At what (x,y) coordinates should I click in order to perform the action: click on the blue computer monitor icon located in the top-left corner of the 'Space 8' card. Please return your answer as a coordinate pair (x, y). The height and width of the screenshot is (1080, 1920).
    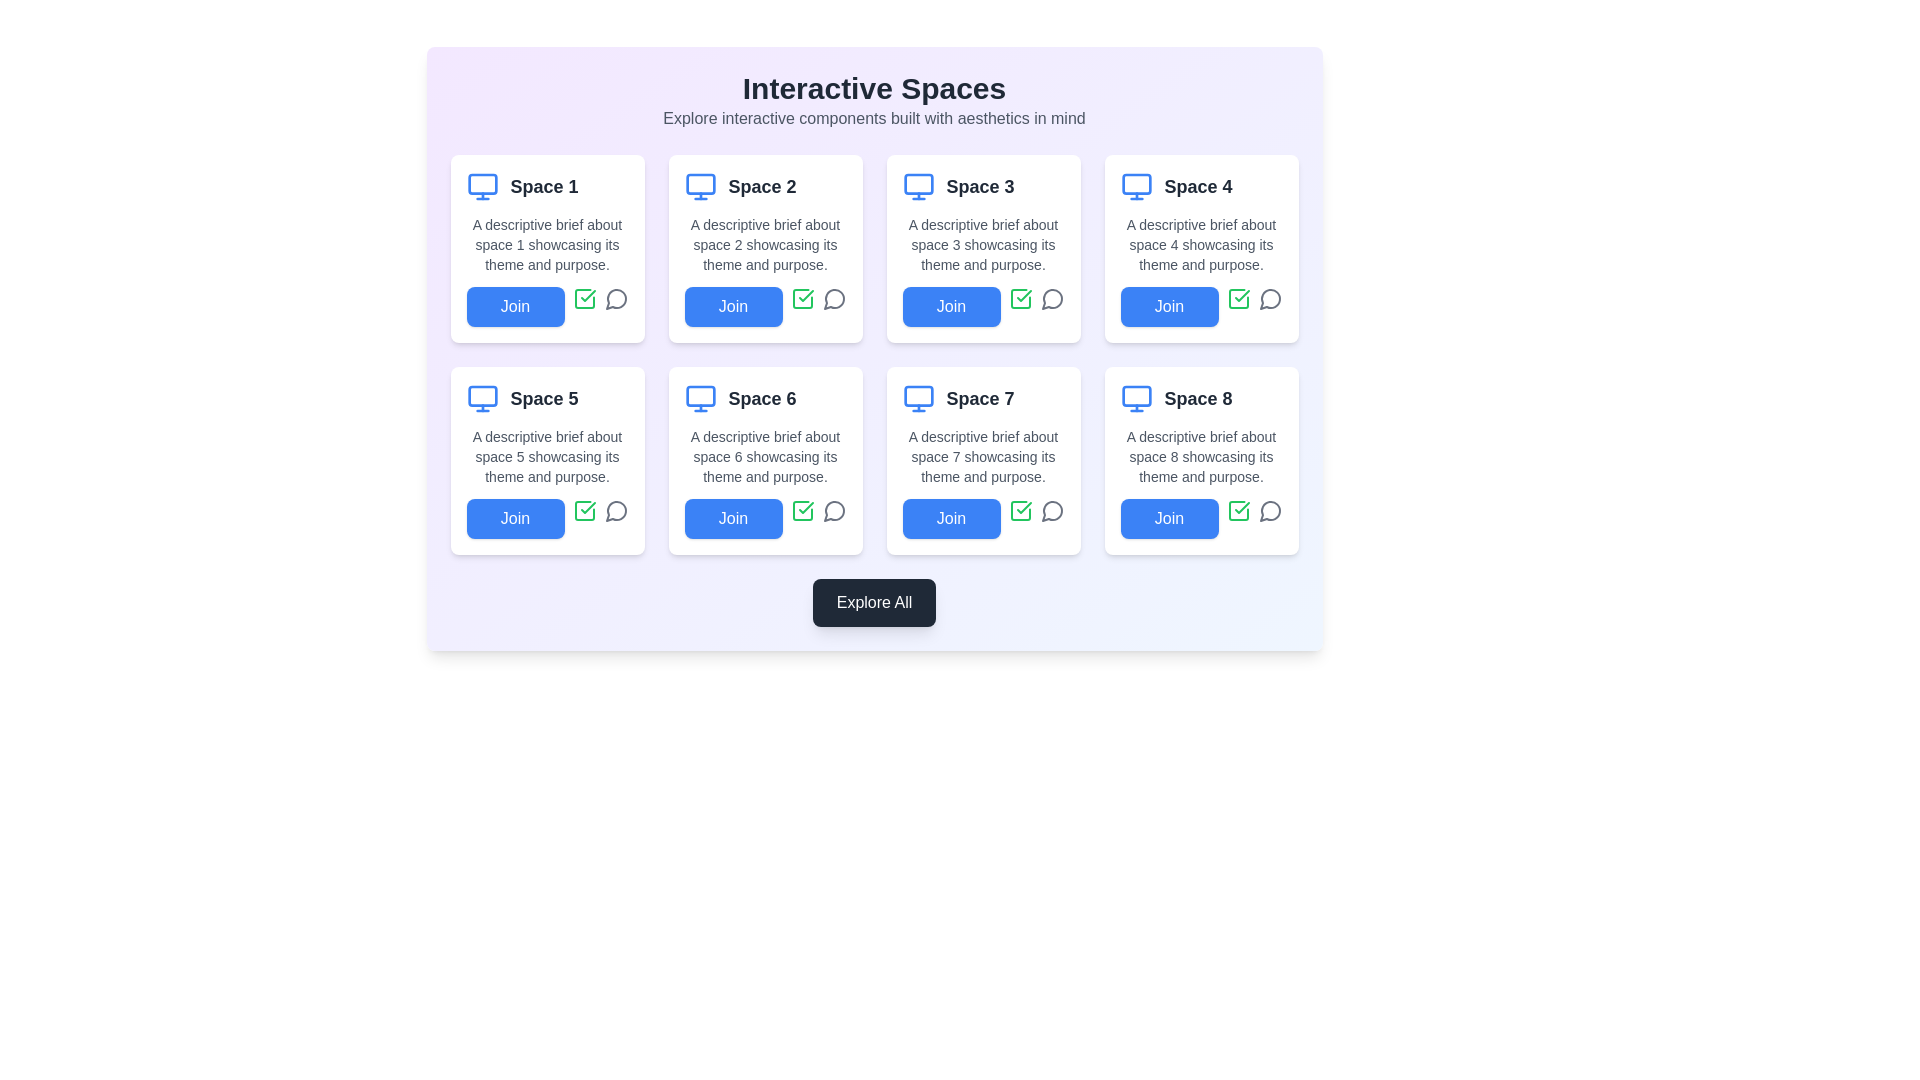
    Looking at the image, I should click on (1136, 398).